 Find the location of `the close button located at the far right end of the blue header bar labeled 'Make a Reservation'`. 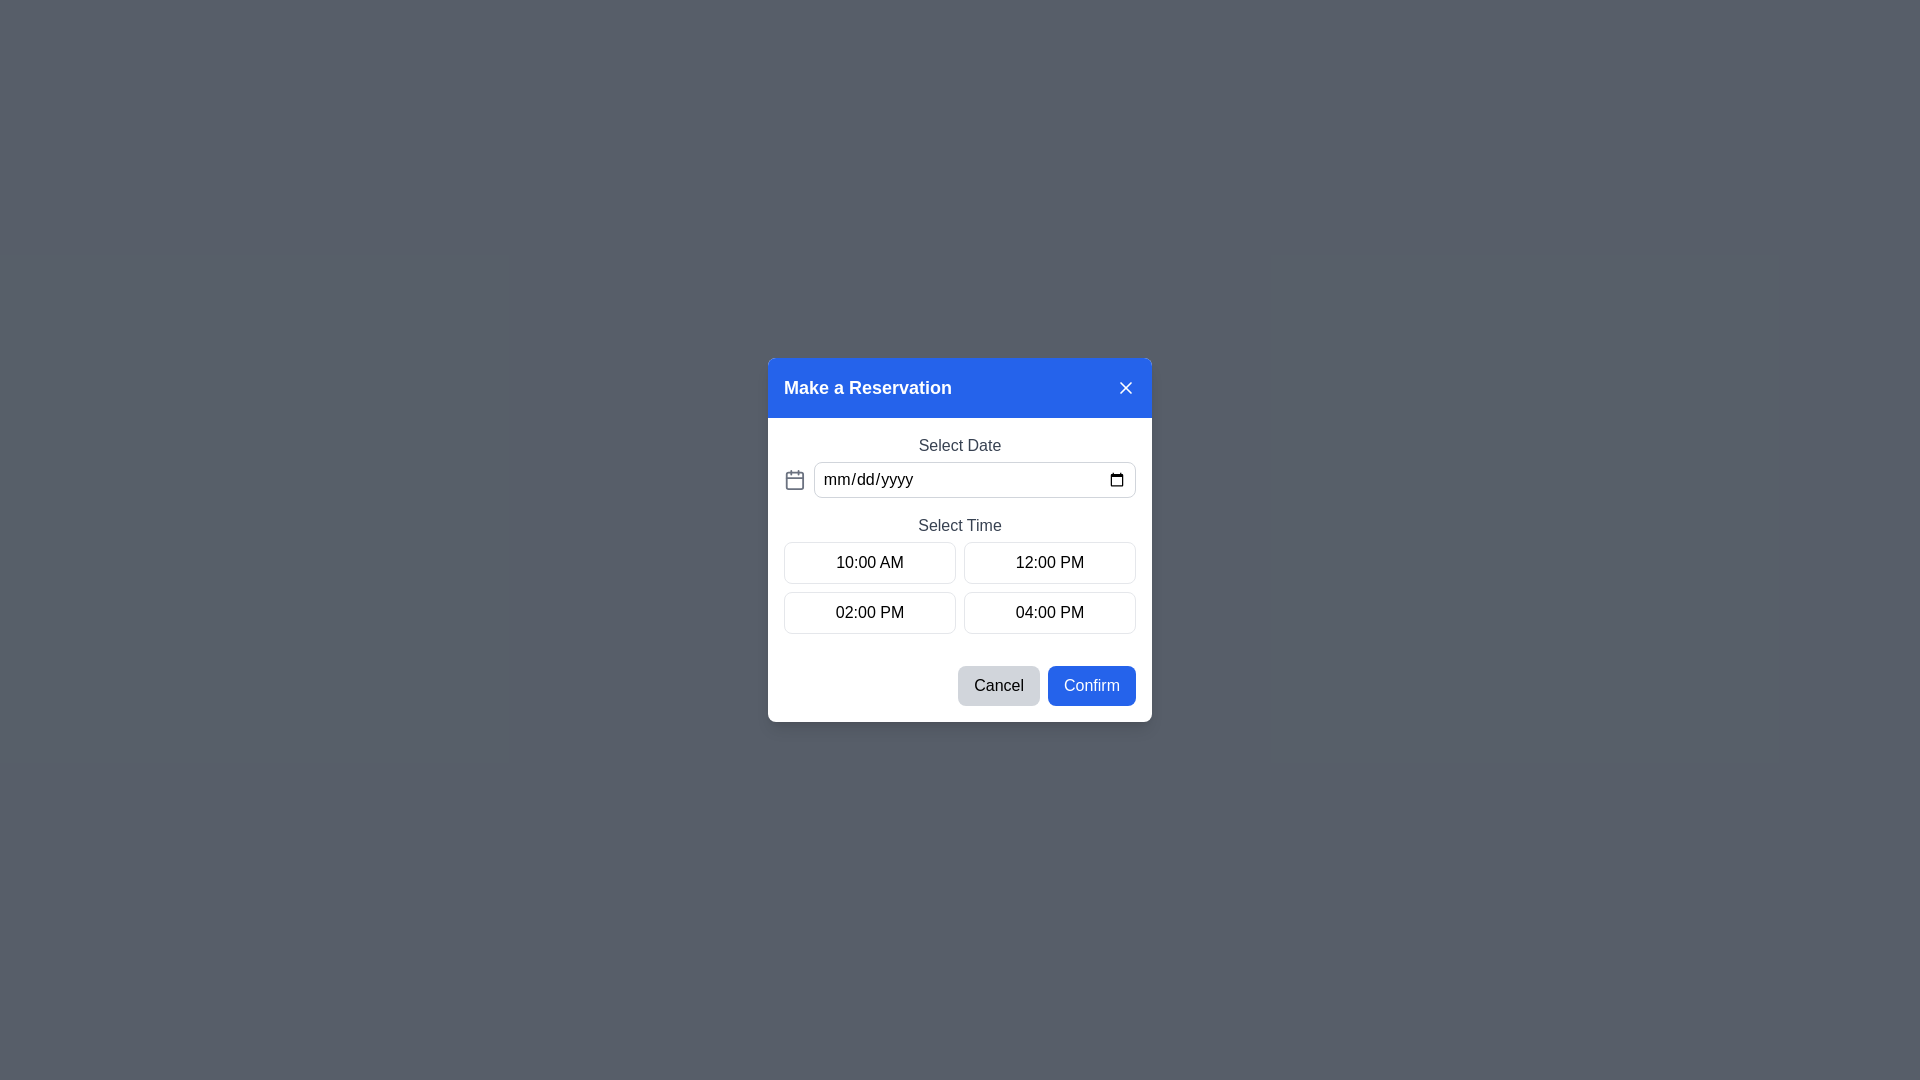

the close button located at the far right end of the blue header bar labeled 'Make a Reservation' is located at coordinates (1126, 388).